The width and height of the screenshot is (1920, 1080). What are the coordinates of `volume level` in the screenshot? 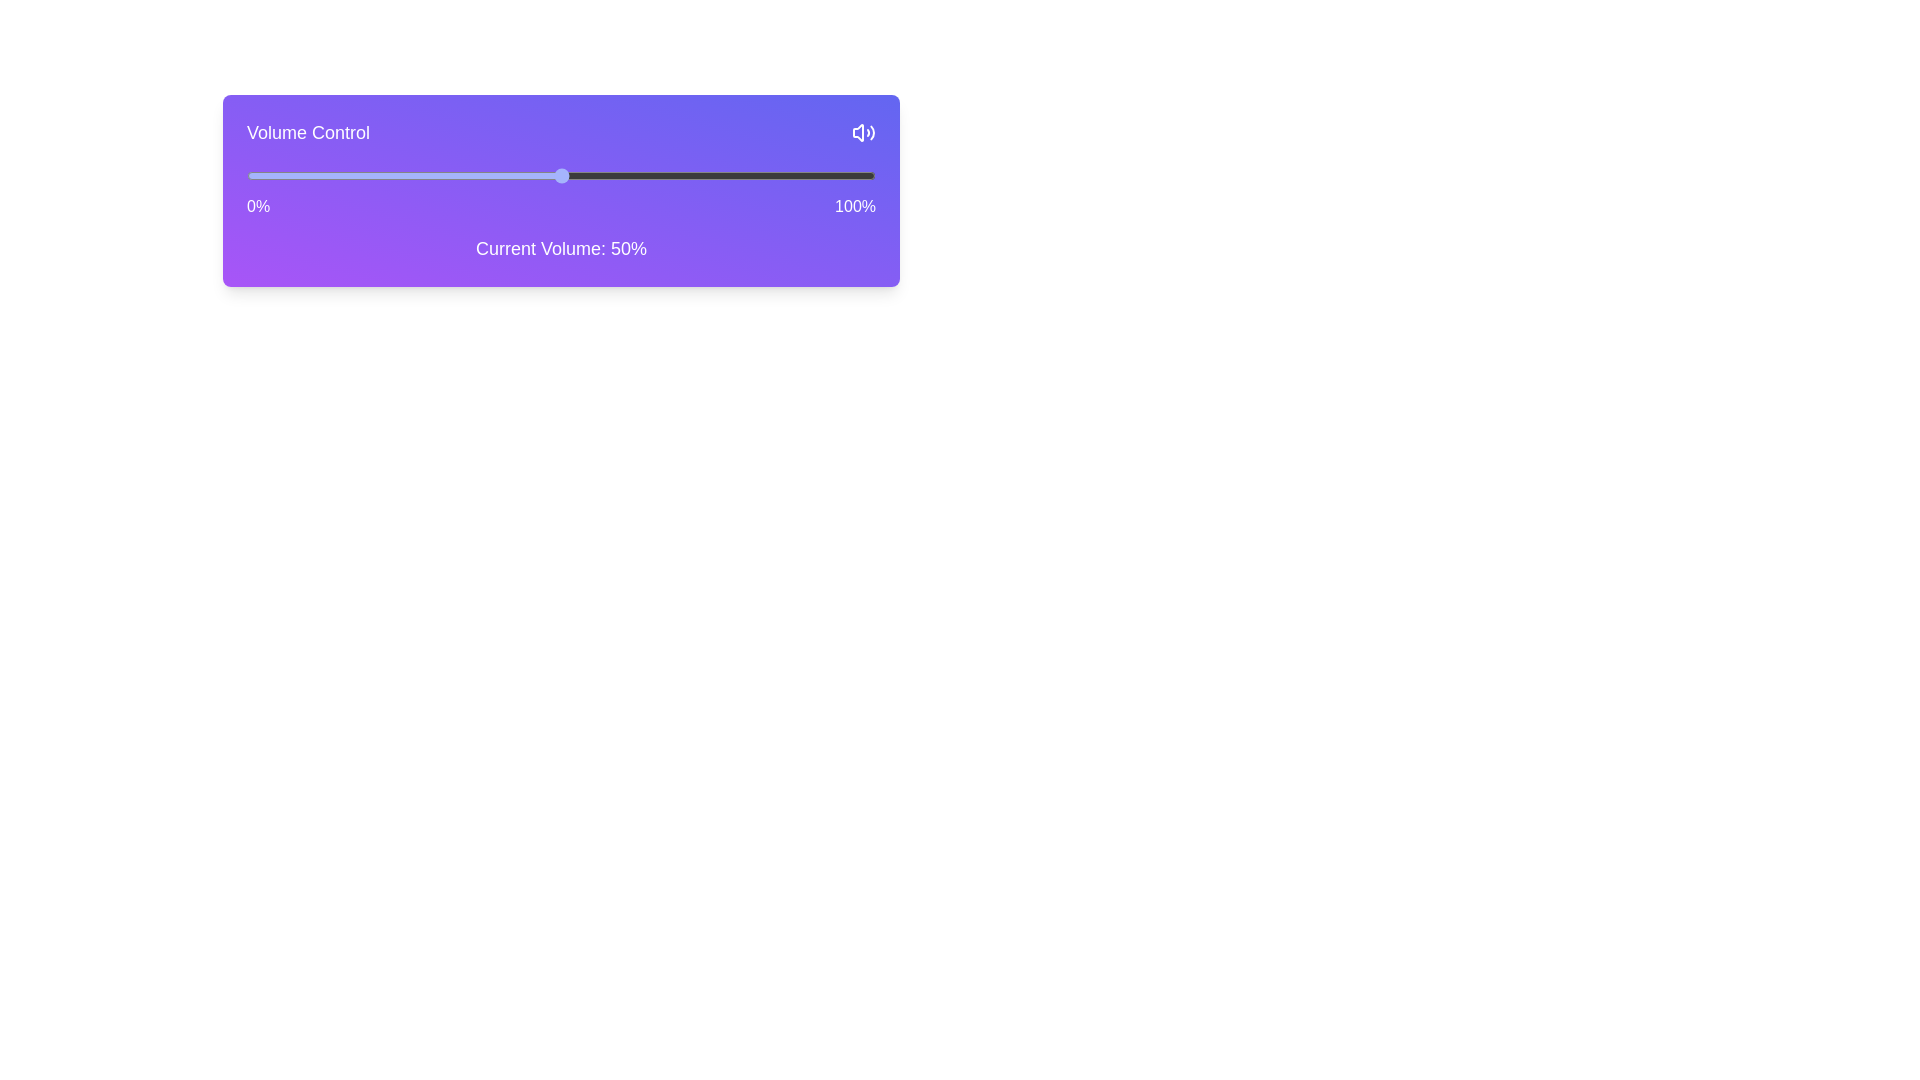 It's located at (434, 175).